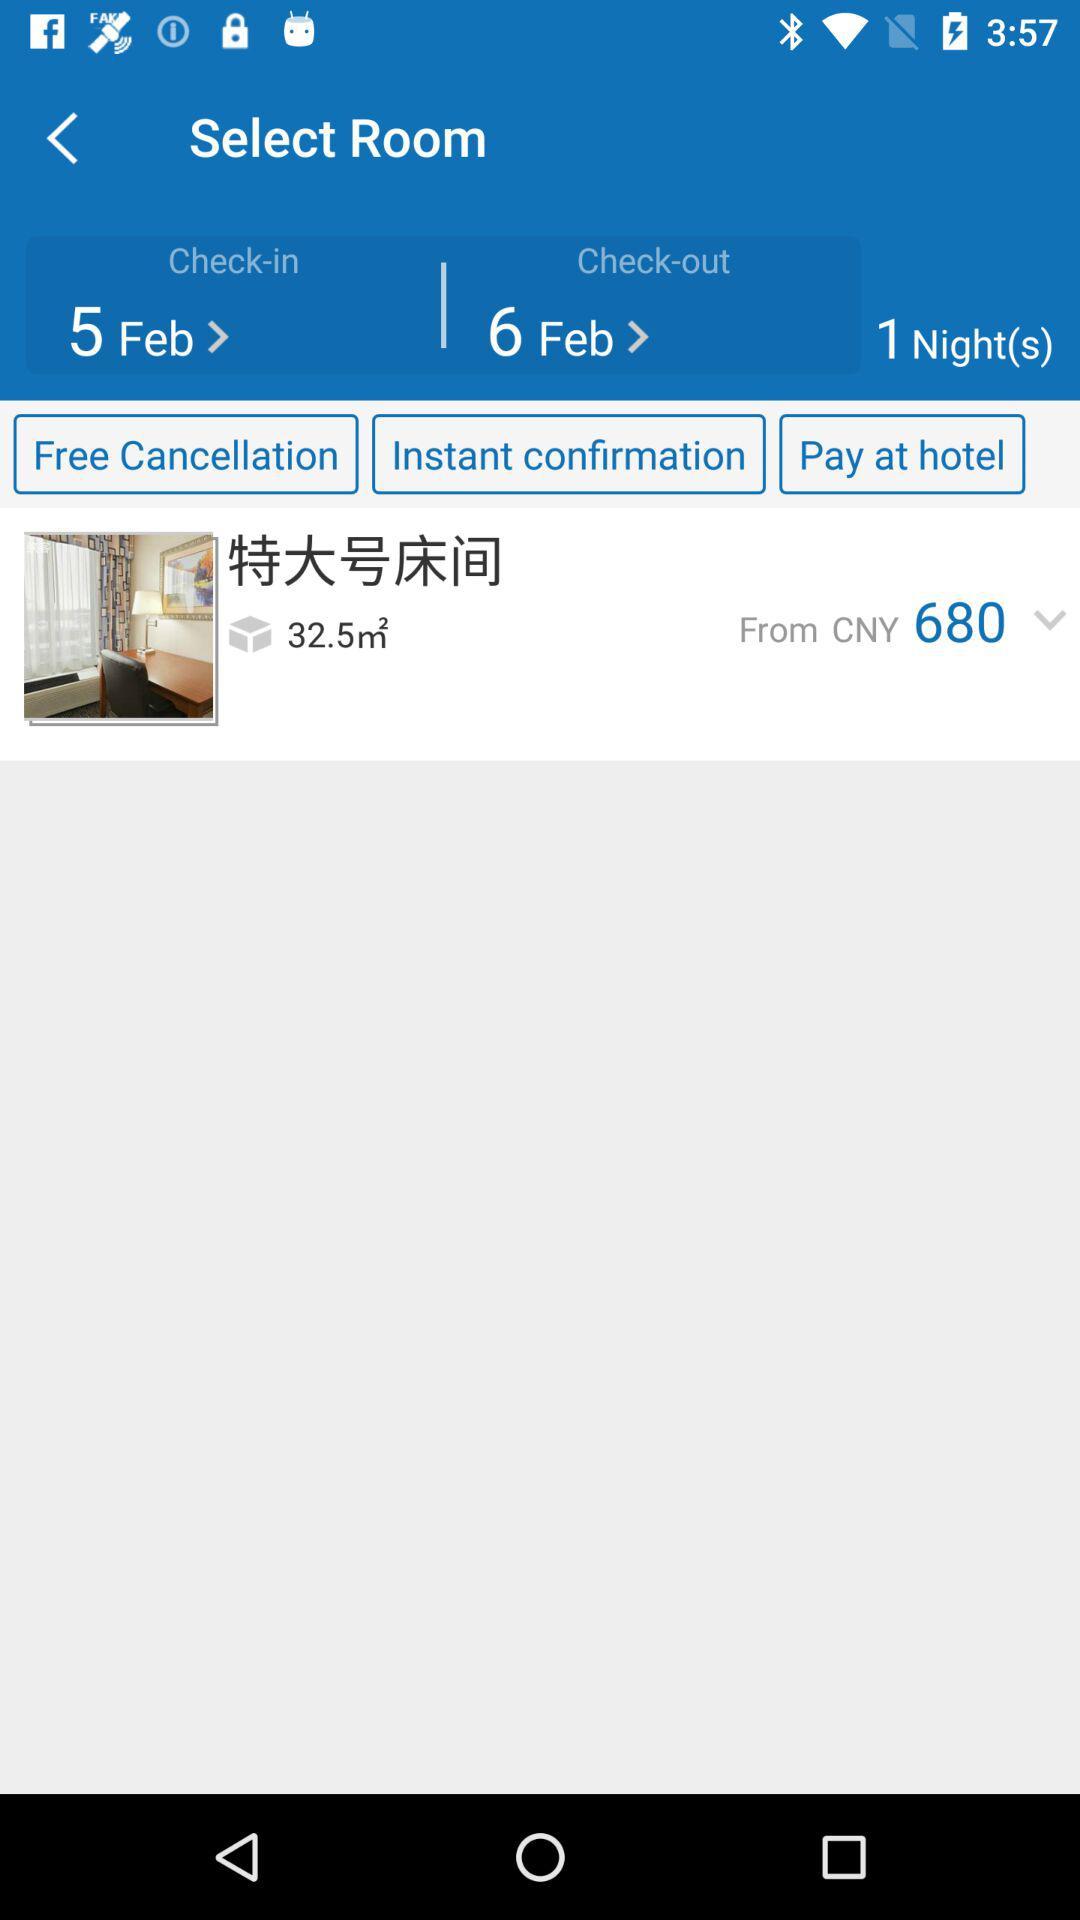 The image size is (1080, 1920). What do you see at coordinates (568, 453) in the screenshot?
I see `icon to the left of the pay at hotel icon` at bounding box center [568, 453].